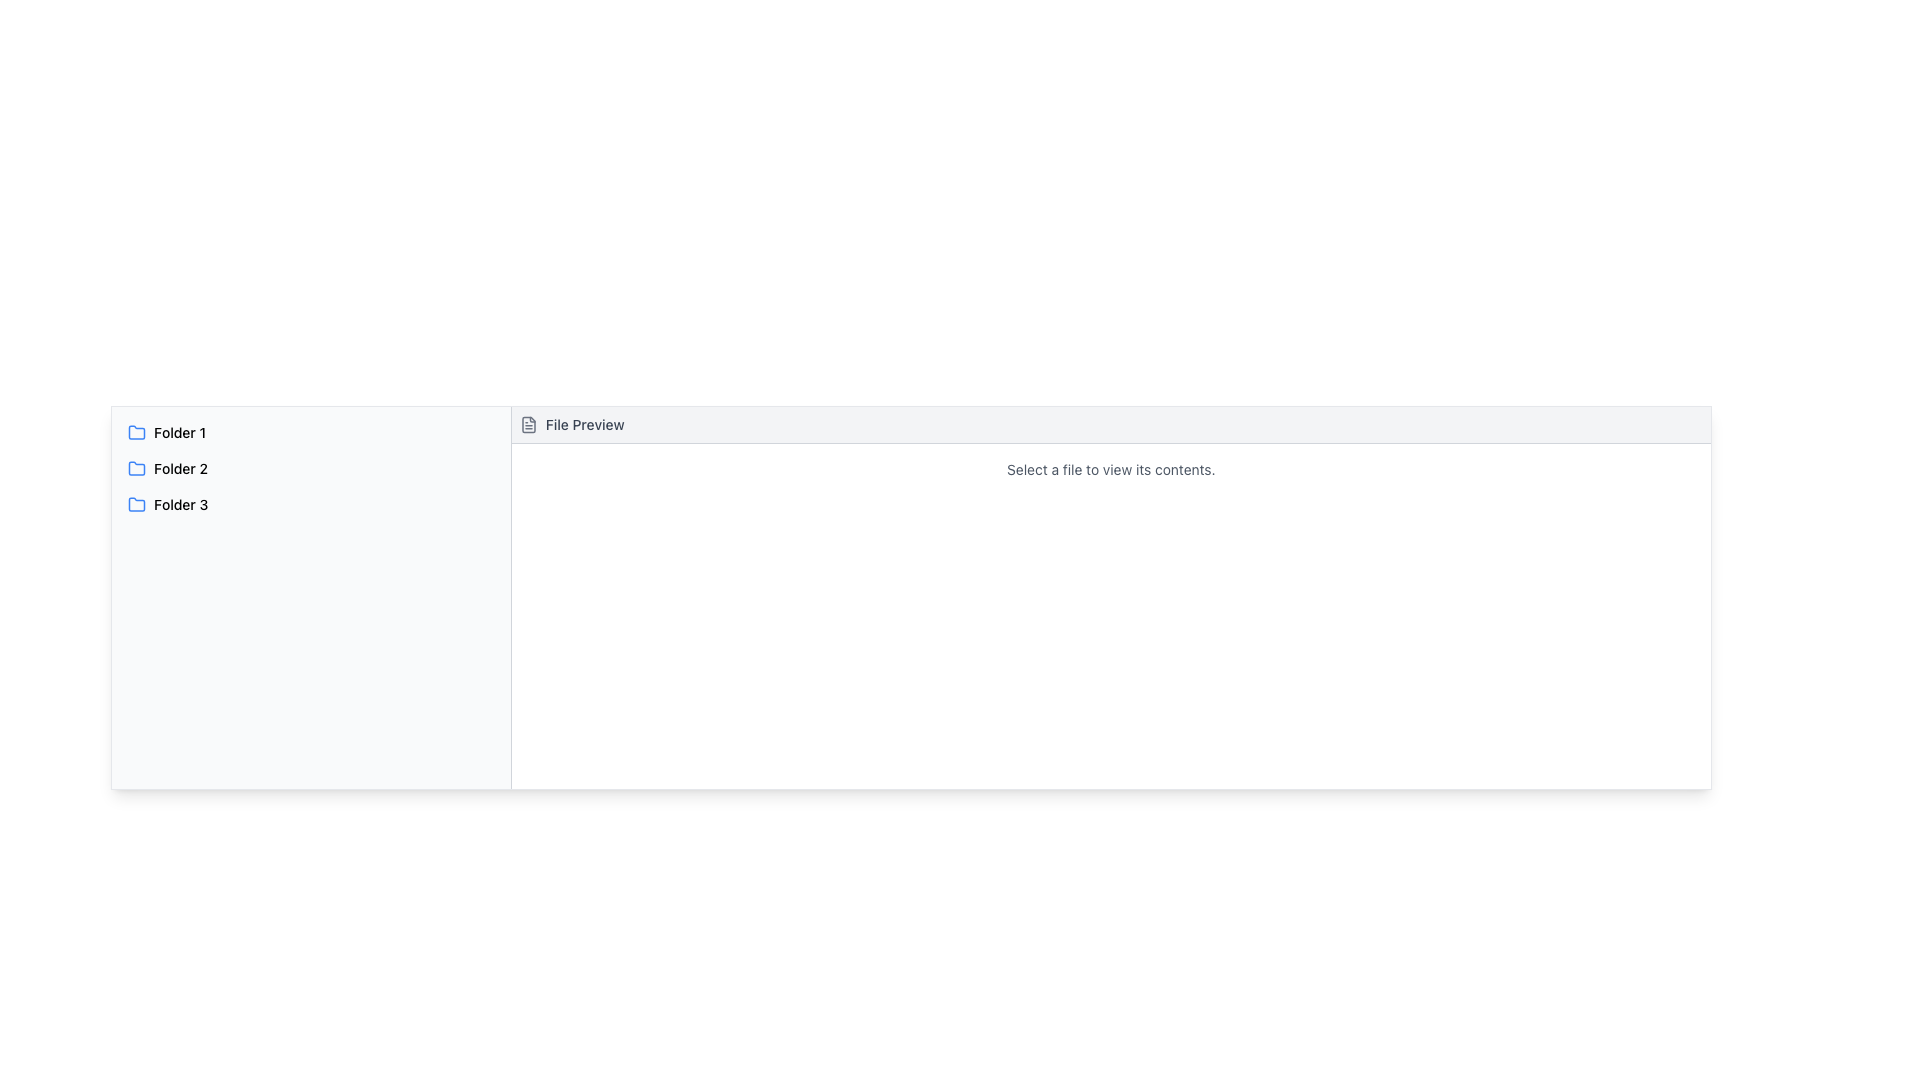 The image size is (1920, 1080). Describe the element at coordinates (136, 431) in the screenshot. I see `the folder icon with a blue outline located to the left of the text label 'Folder 1' in the left panel of the interface` at that location.